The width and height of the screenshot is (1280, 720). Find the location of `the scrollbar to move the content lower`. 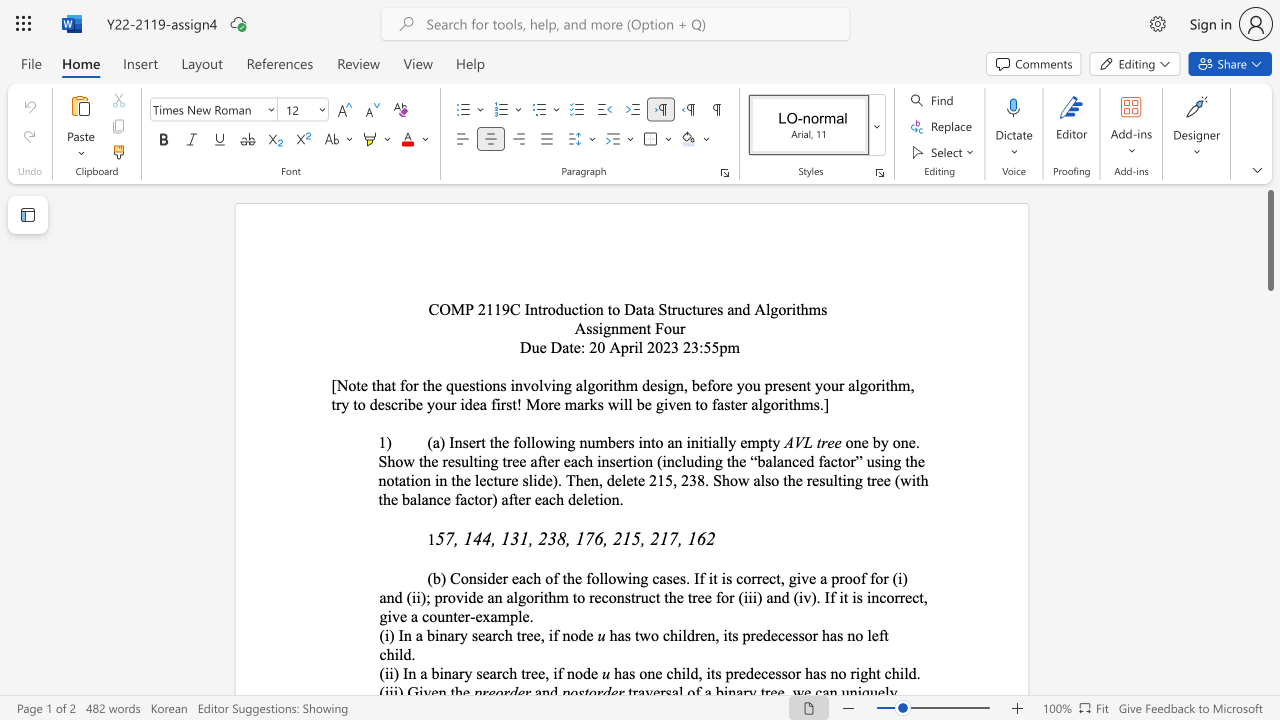

the scrollbar to move the content lower is located at coordinates (1269, 390).